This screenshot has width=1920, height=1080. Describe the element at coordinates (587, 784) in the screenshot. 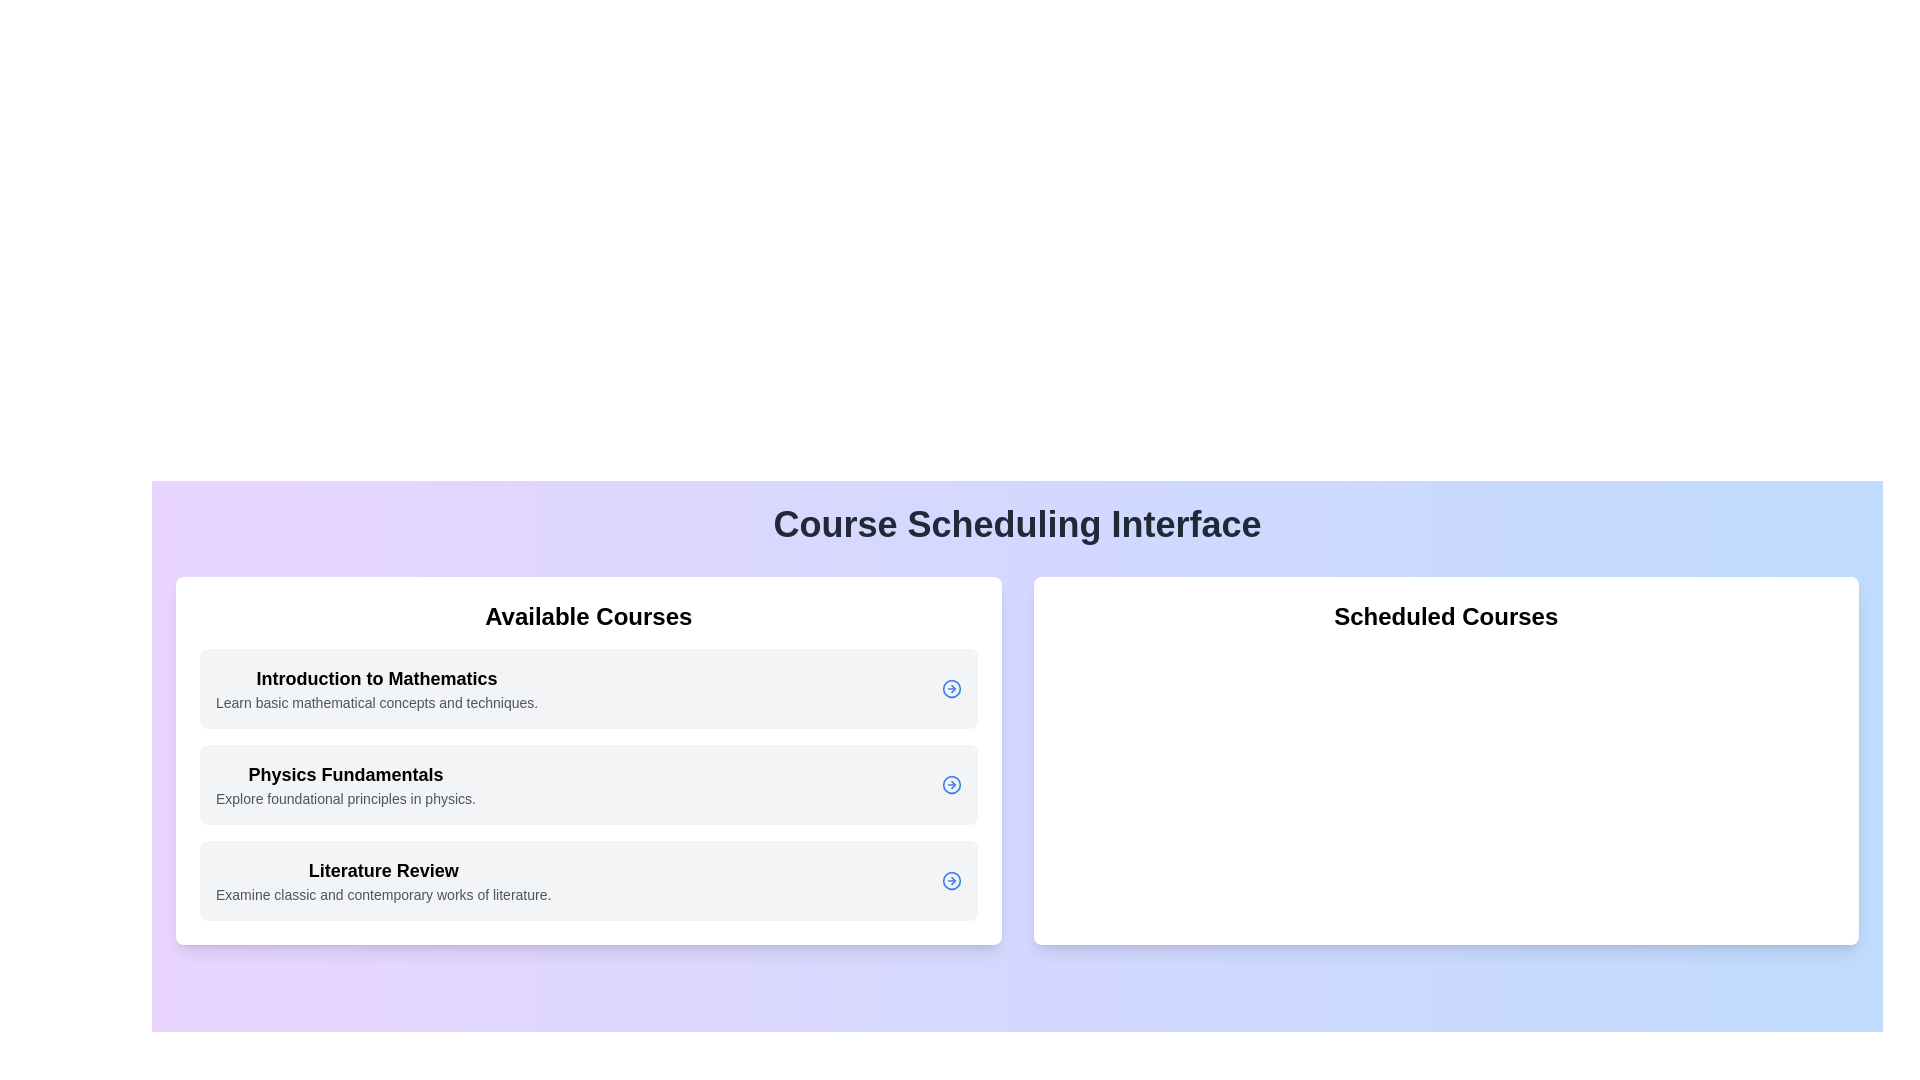

I see `the second informational card in the 'Available Courses' list` at that location.